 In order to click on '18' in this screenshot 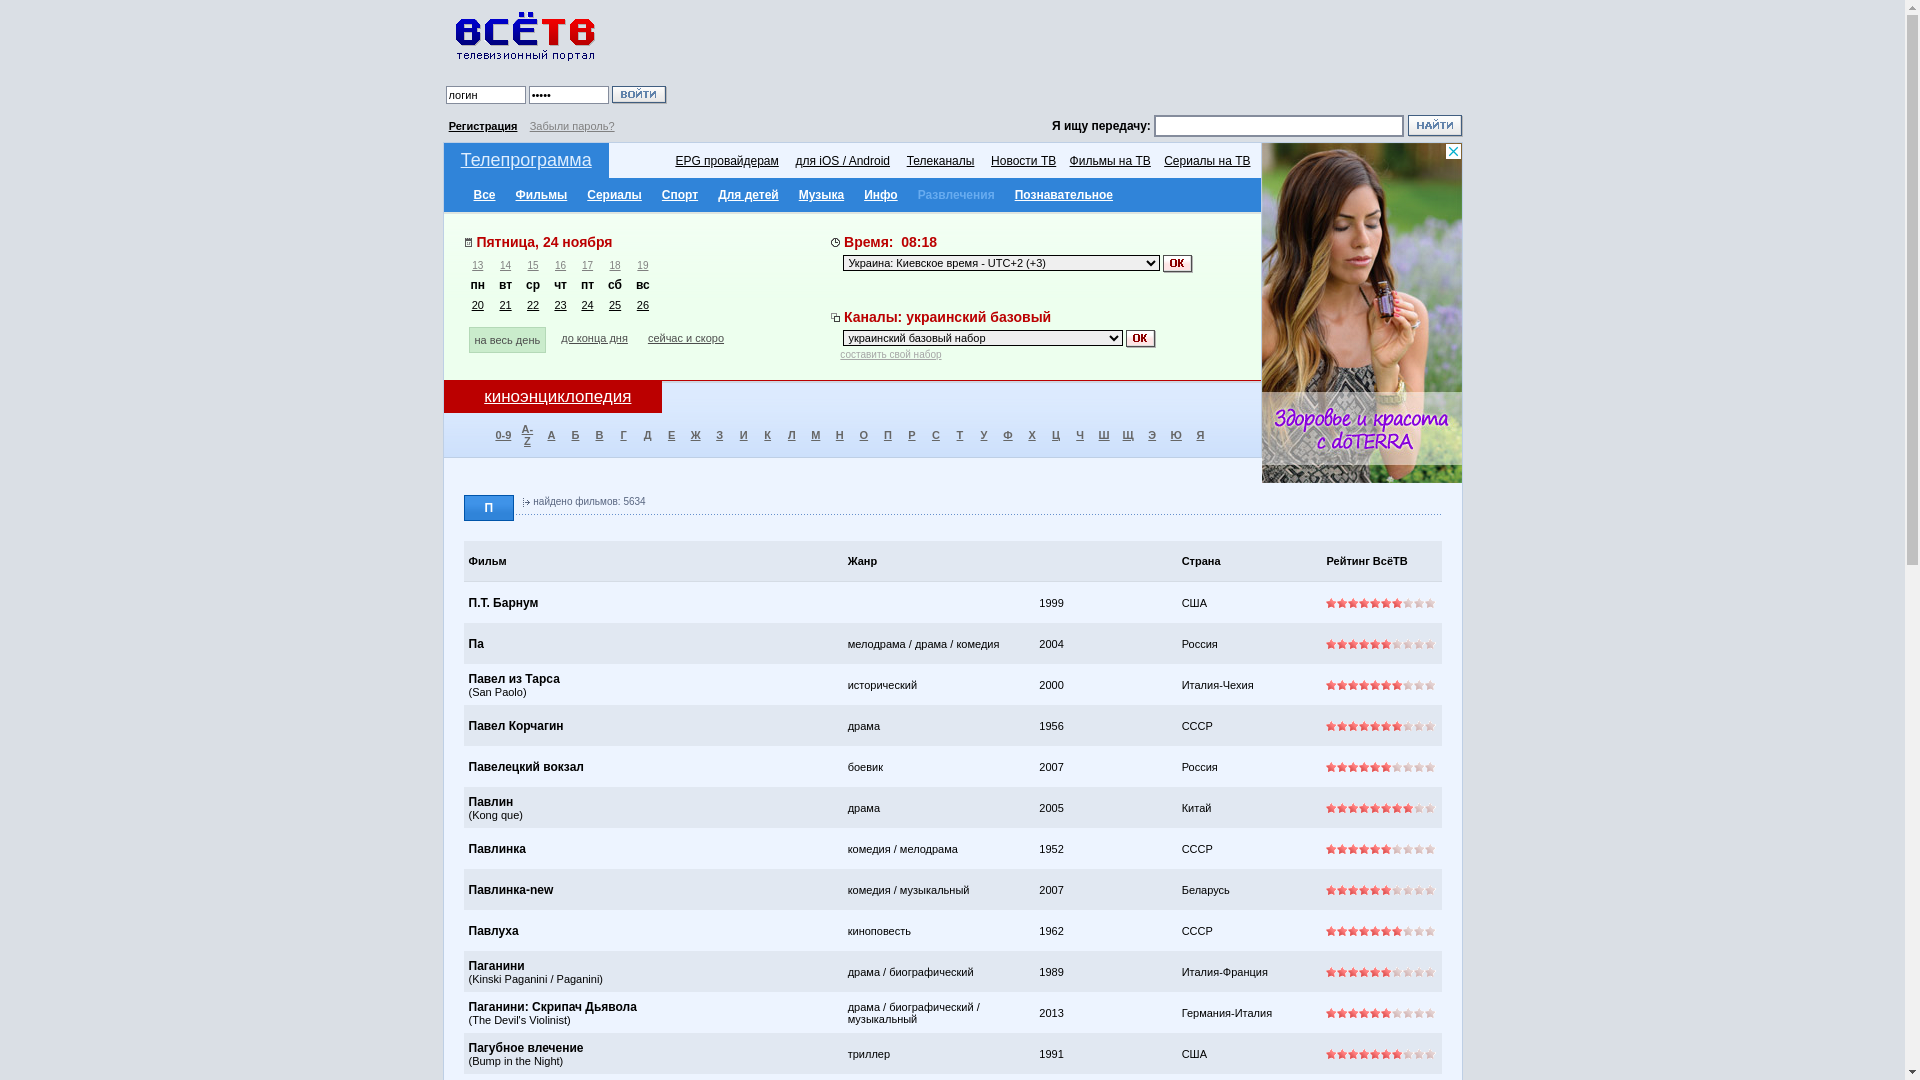, I will do `click(608, 264)`.